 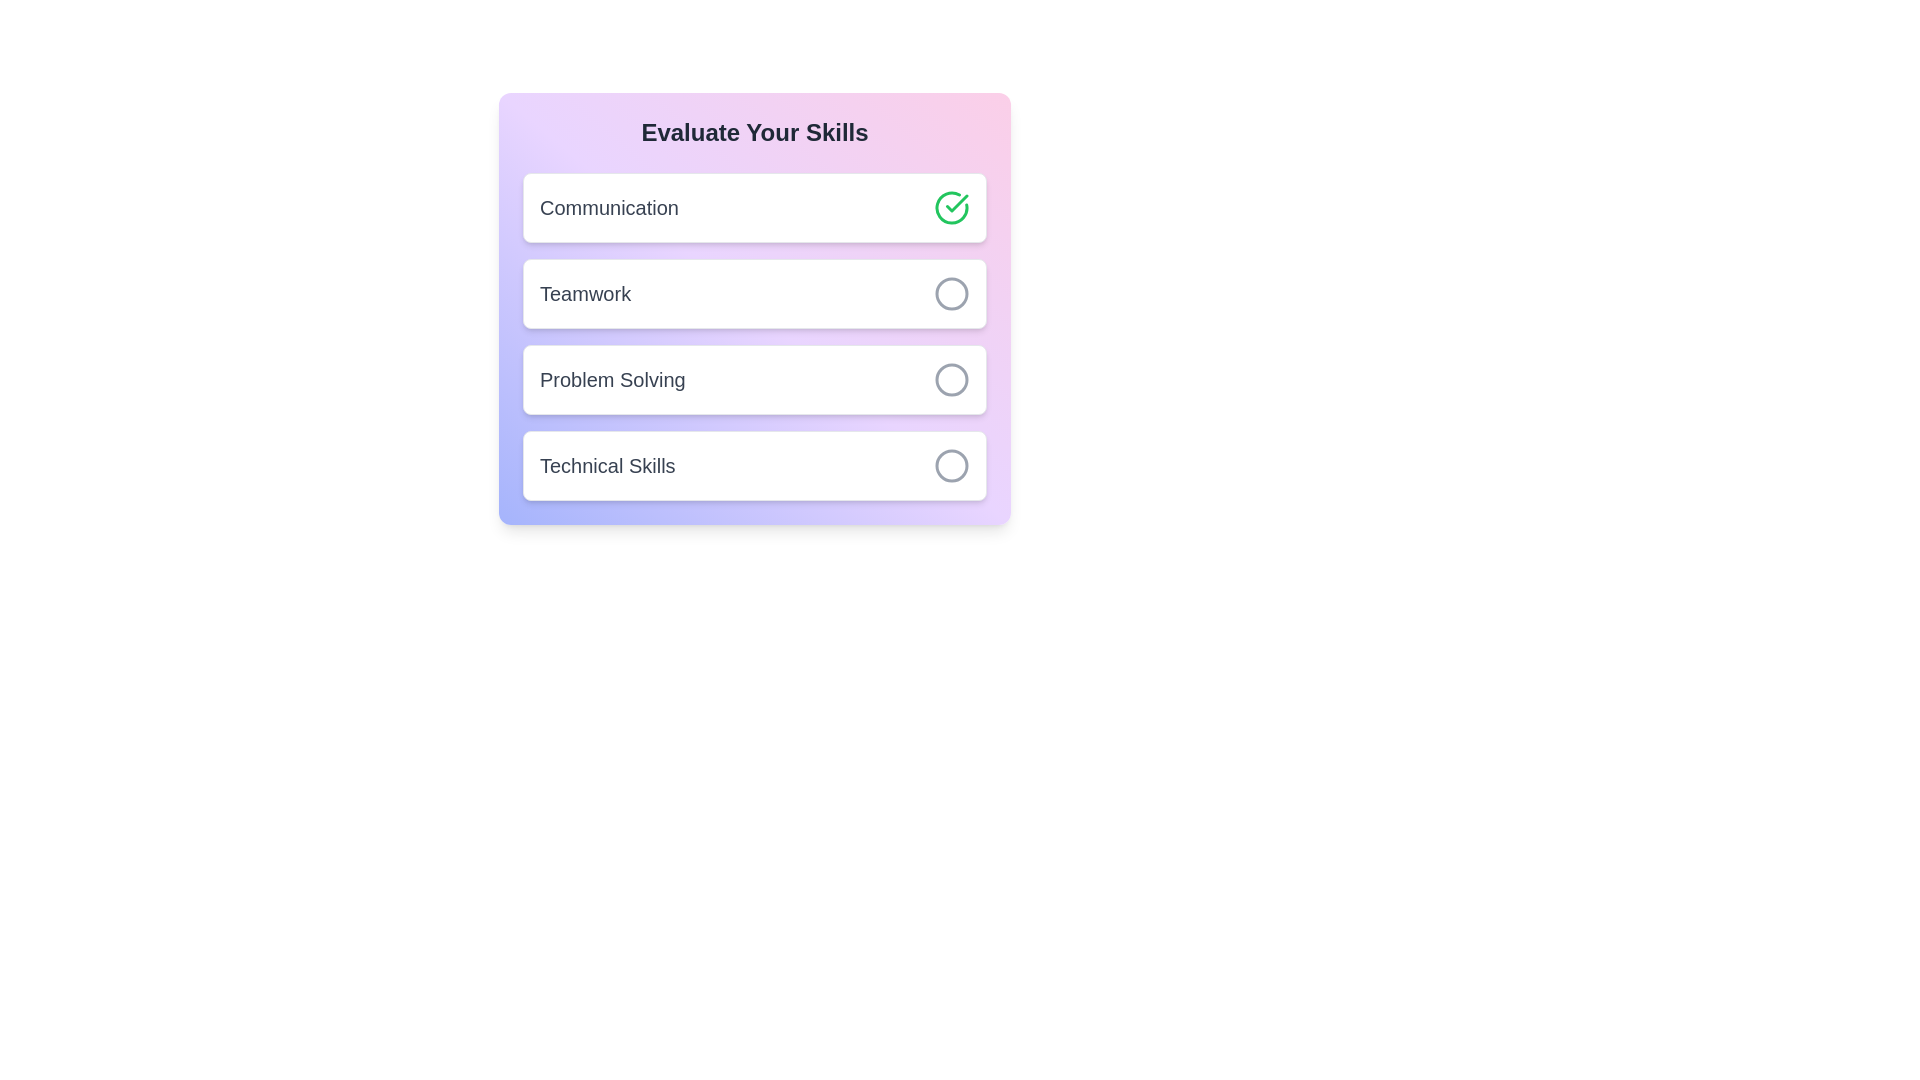 I want to click on the skill Communication by clicking its associated button, so click(x=950, y=208).